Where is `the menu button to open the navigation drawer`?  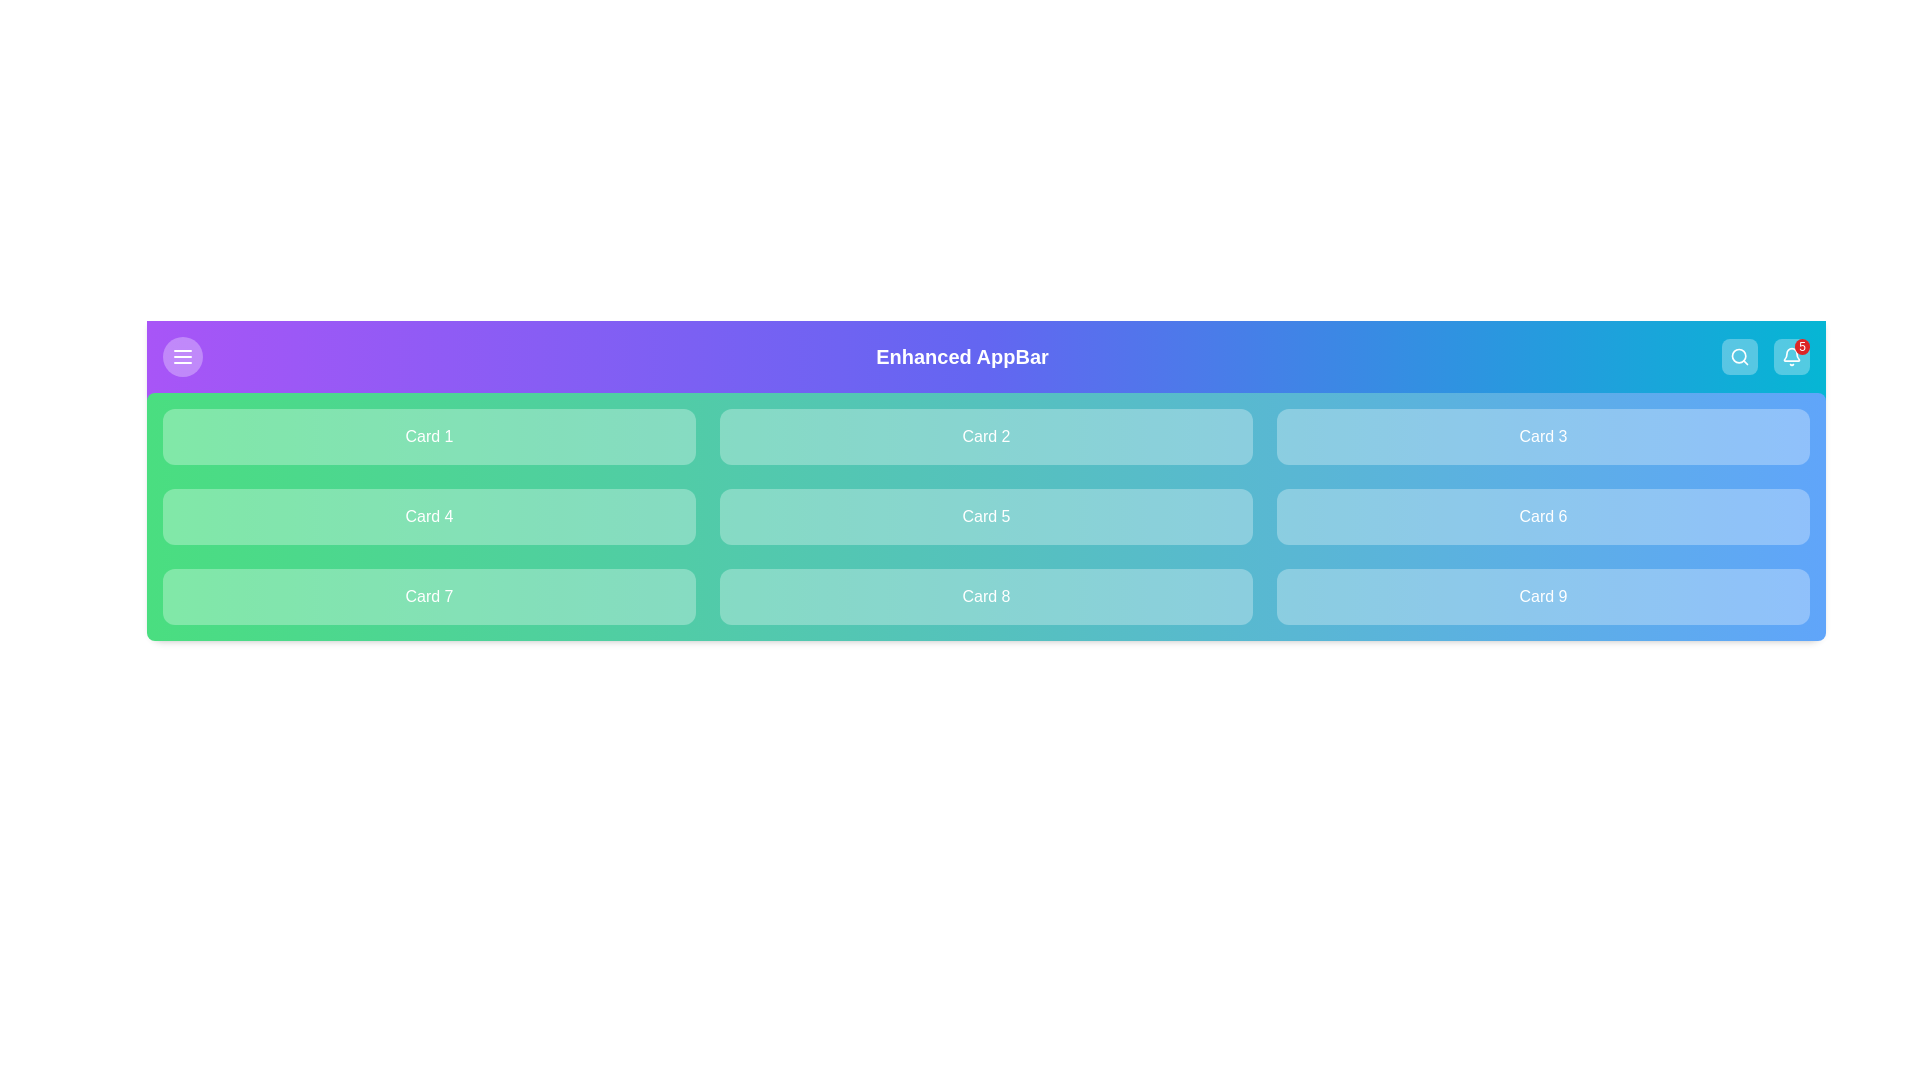 the menu button to open the navigation drawer is located at coordinates (182, 356).